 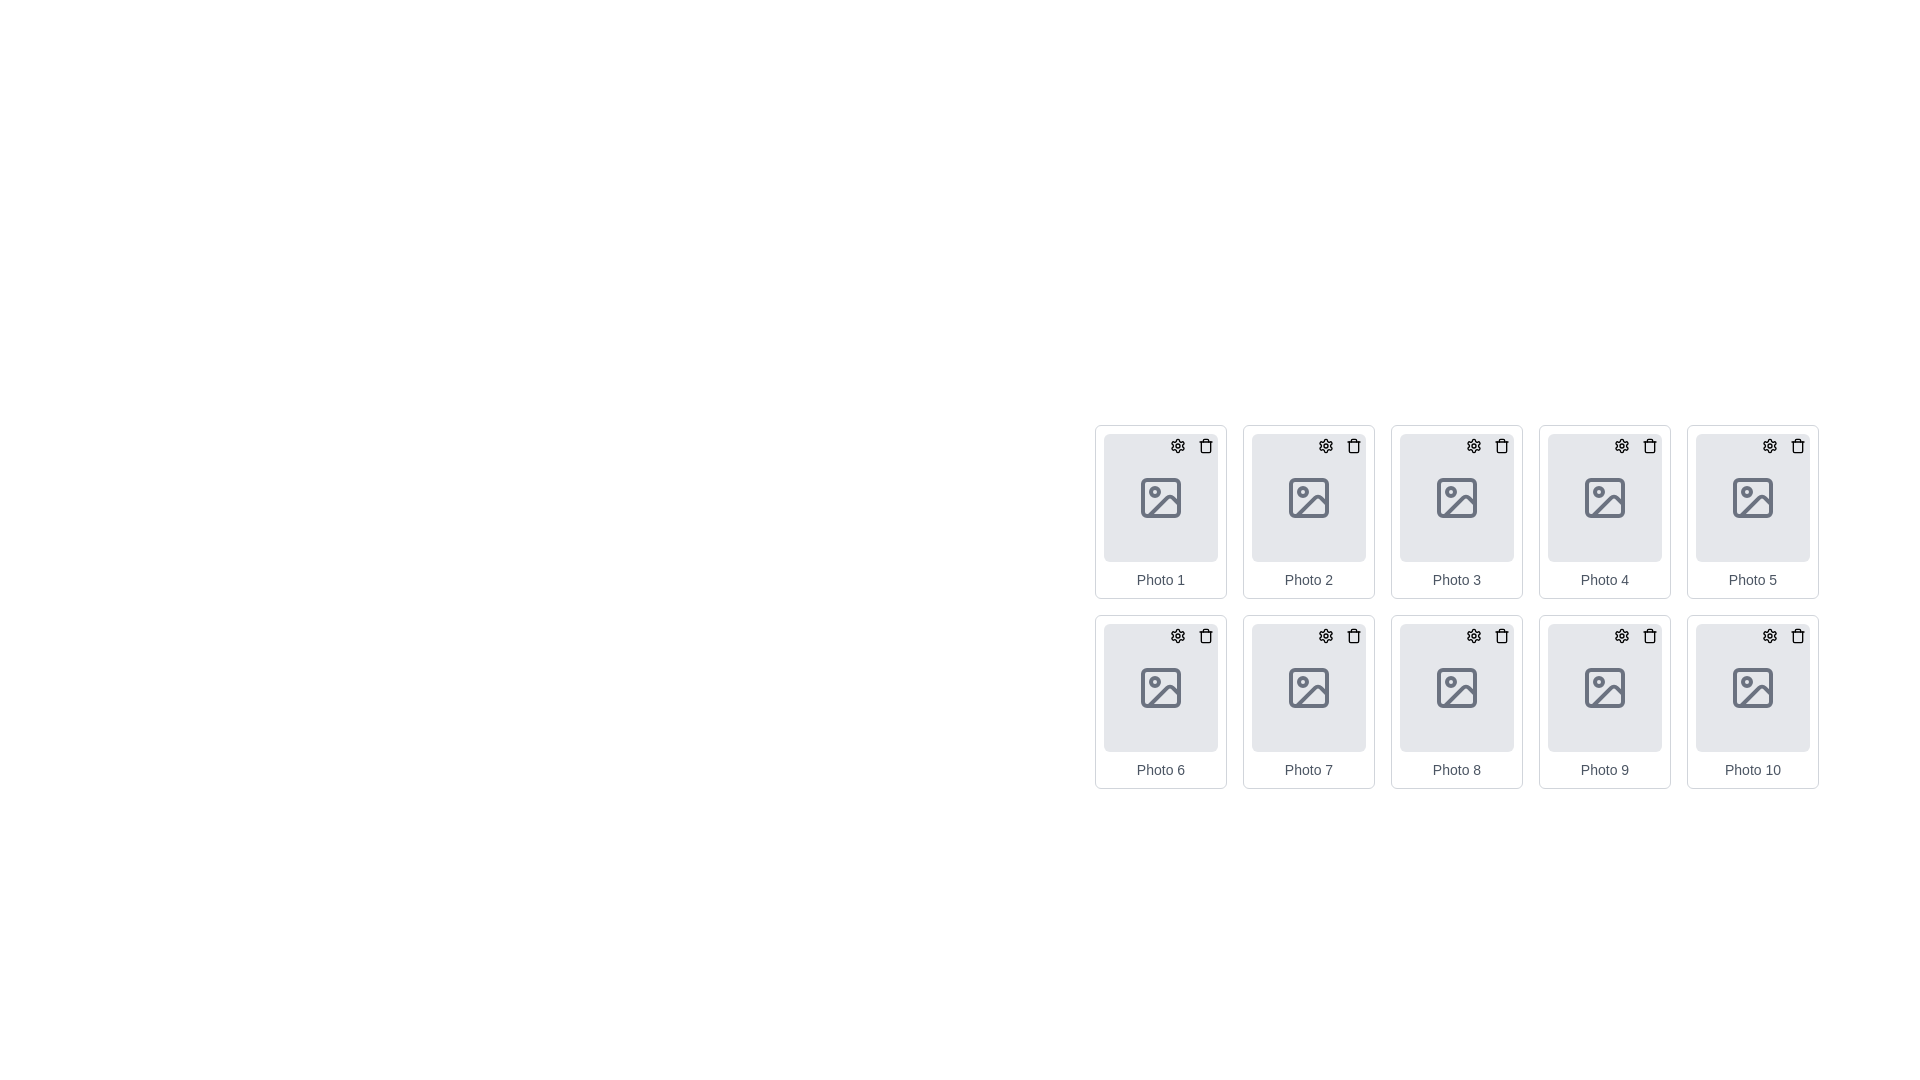 What do you see at coordinates (1473, 636) in the screenshot?
I see `the gear icon, which is a circular icon resembling a settings icon located in the toolbar of the 'Photo 8' card` at bounding box center [1473, 636].